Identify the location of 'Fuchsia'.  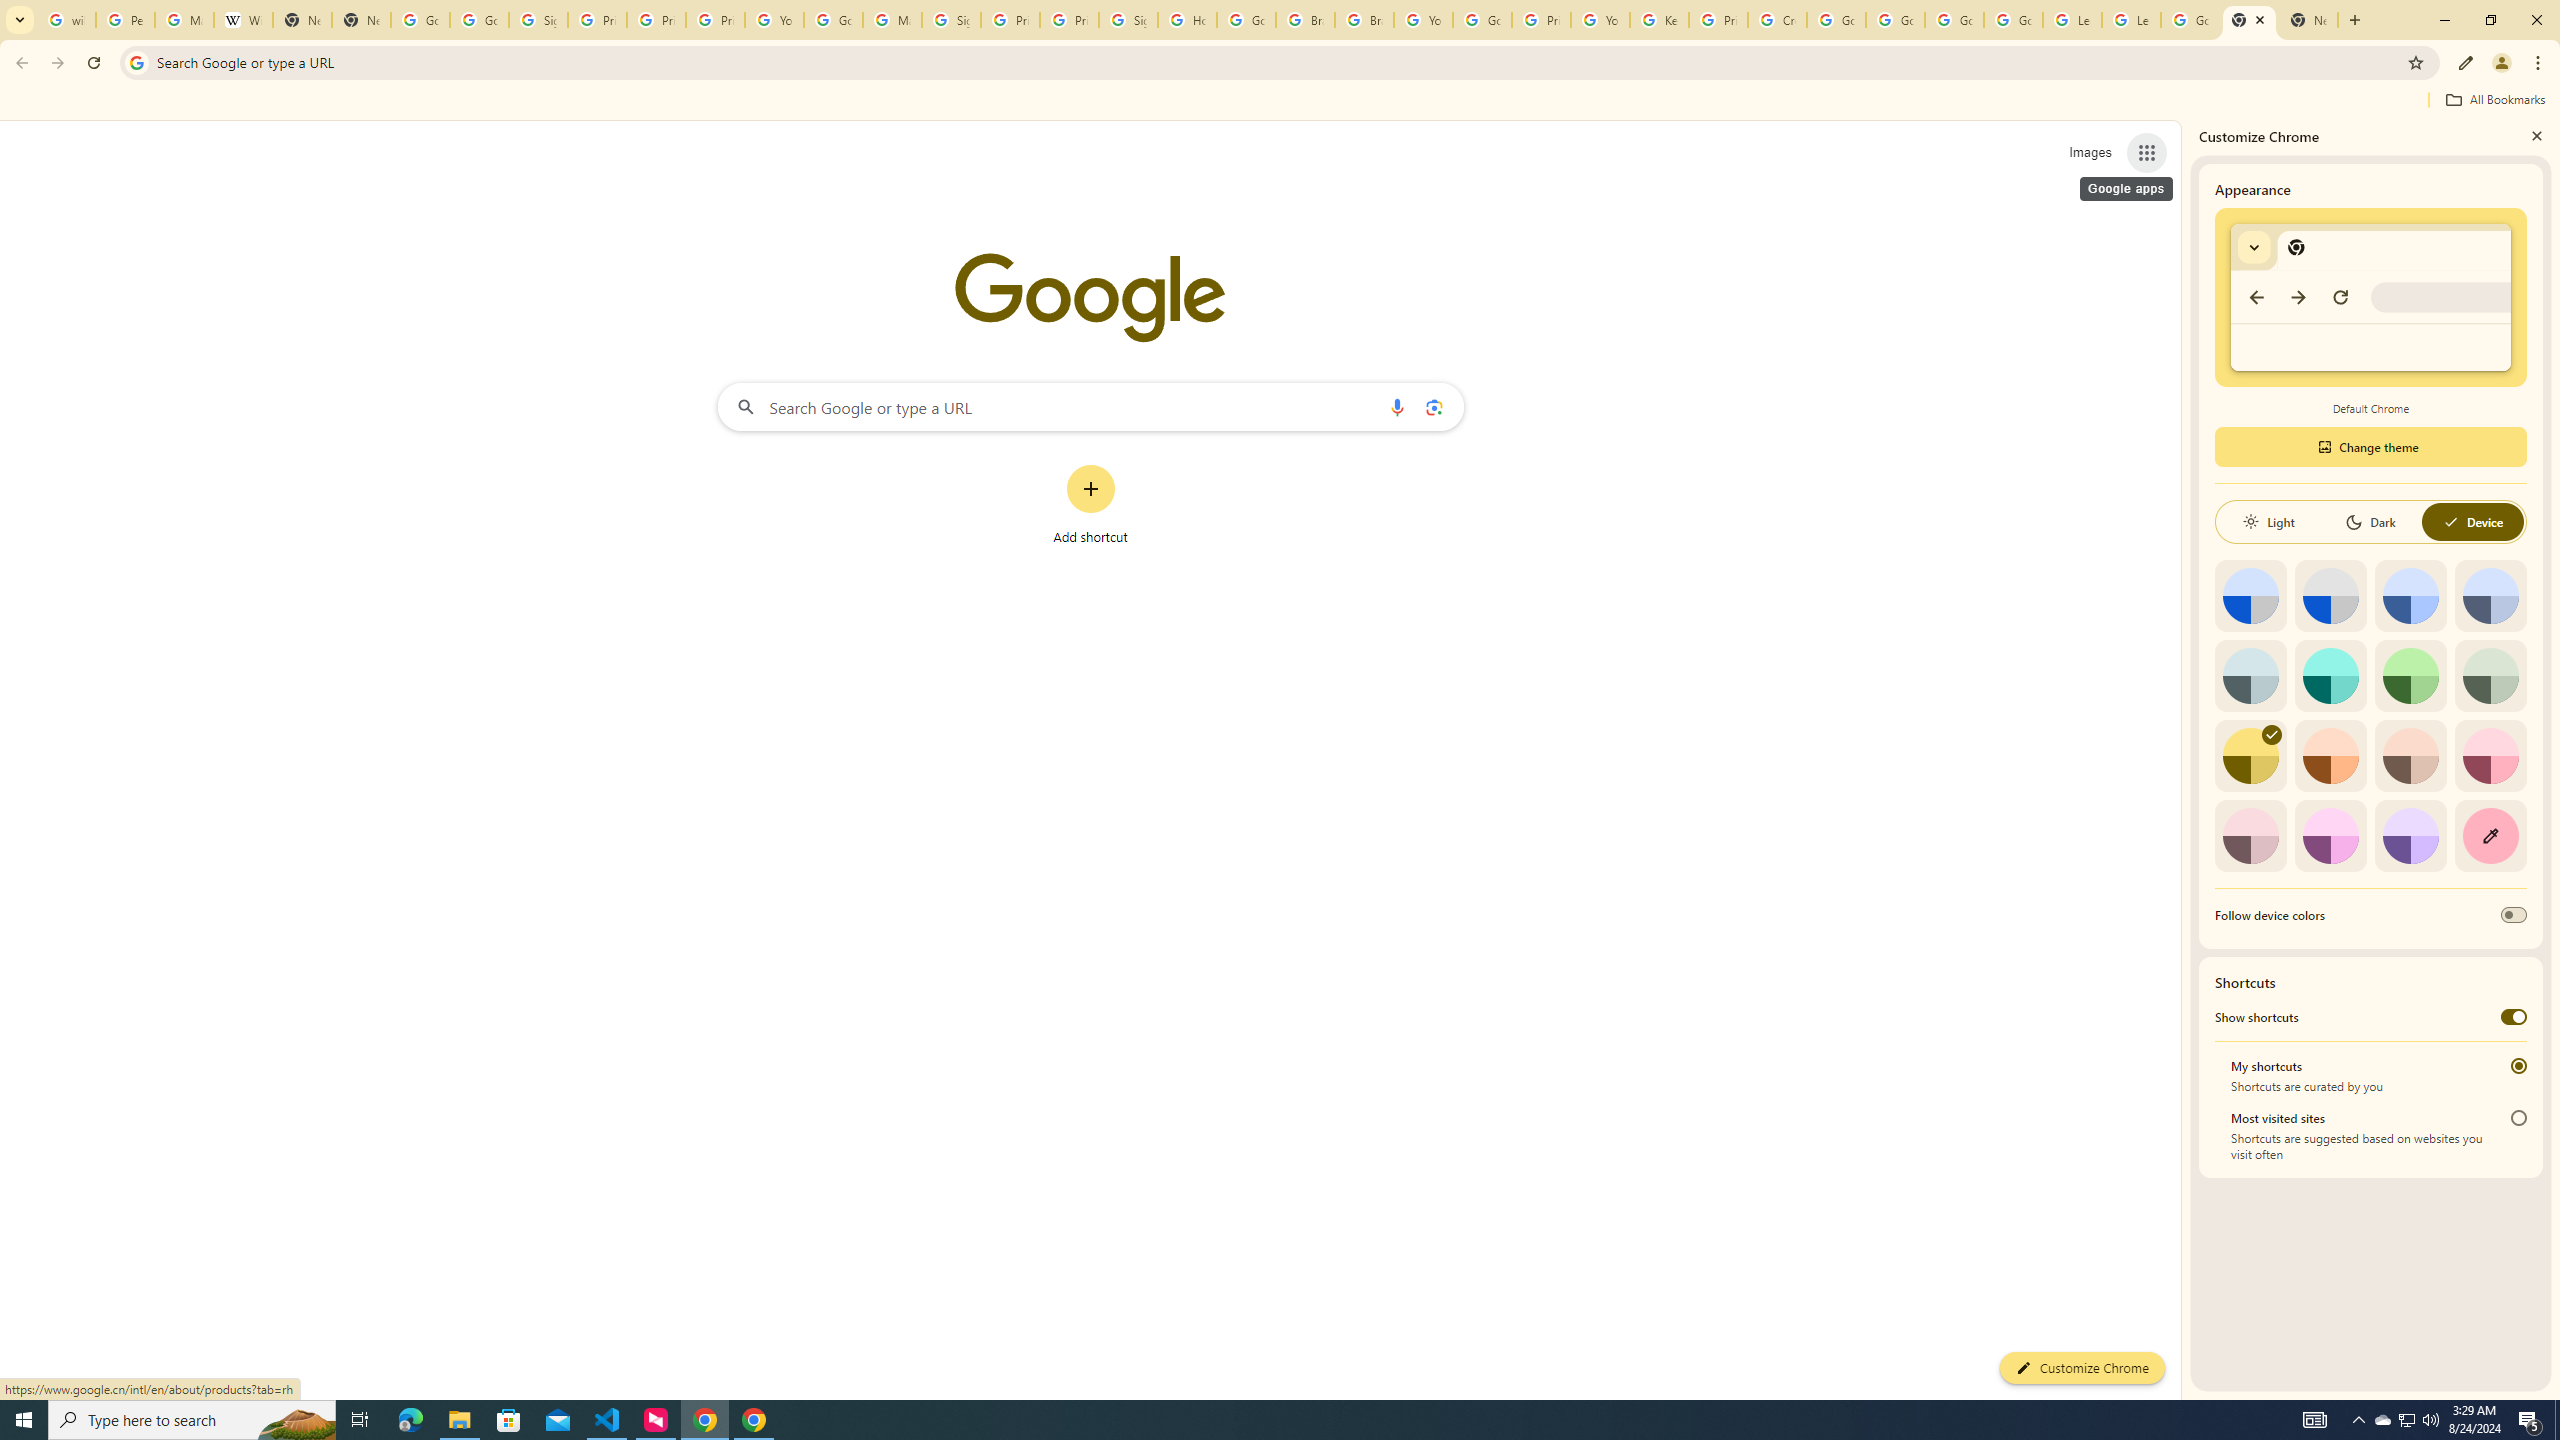
(2329, 835).